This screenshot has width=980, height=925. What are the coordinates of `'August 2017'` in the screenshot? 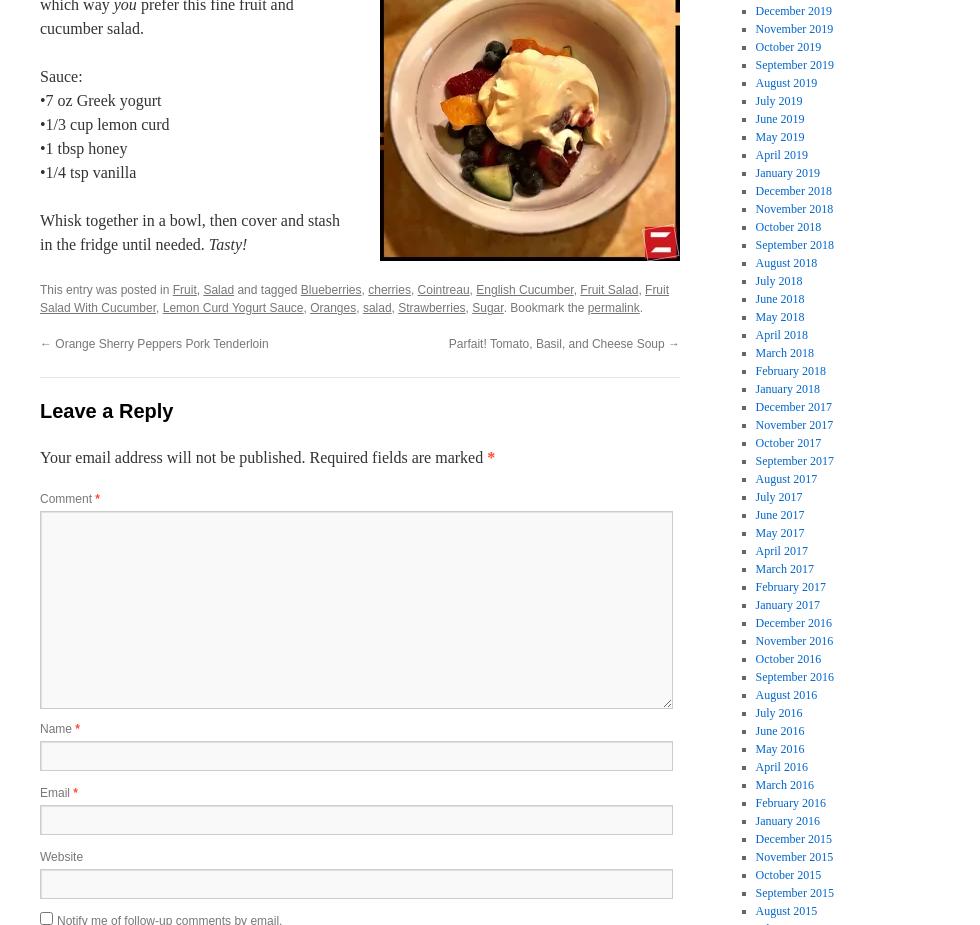 It's located at (754, 478).